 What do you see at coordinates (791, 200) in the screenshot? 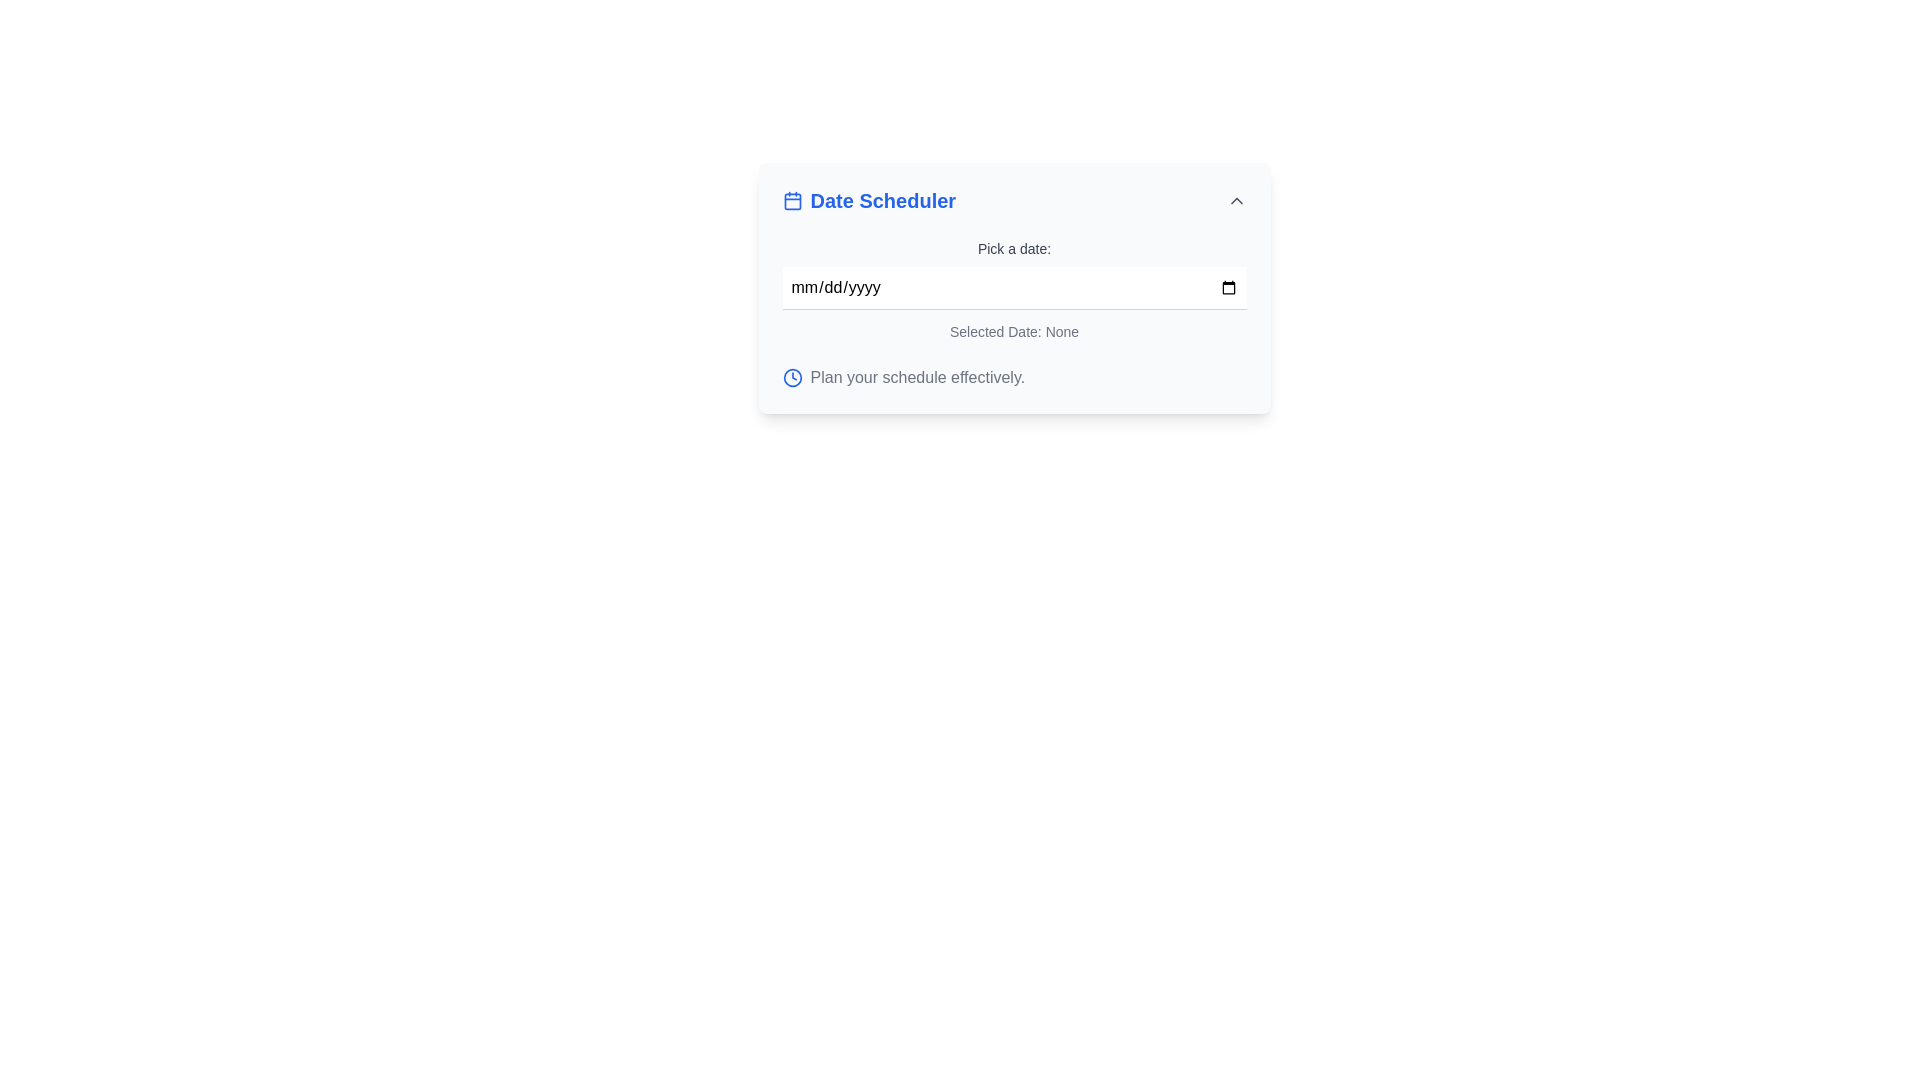
I see `the calendar icon in the header section of the 'Date Scheduler' component` at bounding box center [791, 200].